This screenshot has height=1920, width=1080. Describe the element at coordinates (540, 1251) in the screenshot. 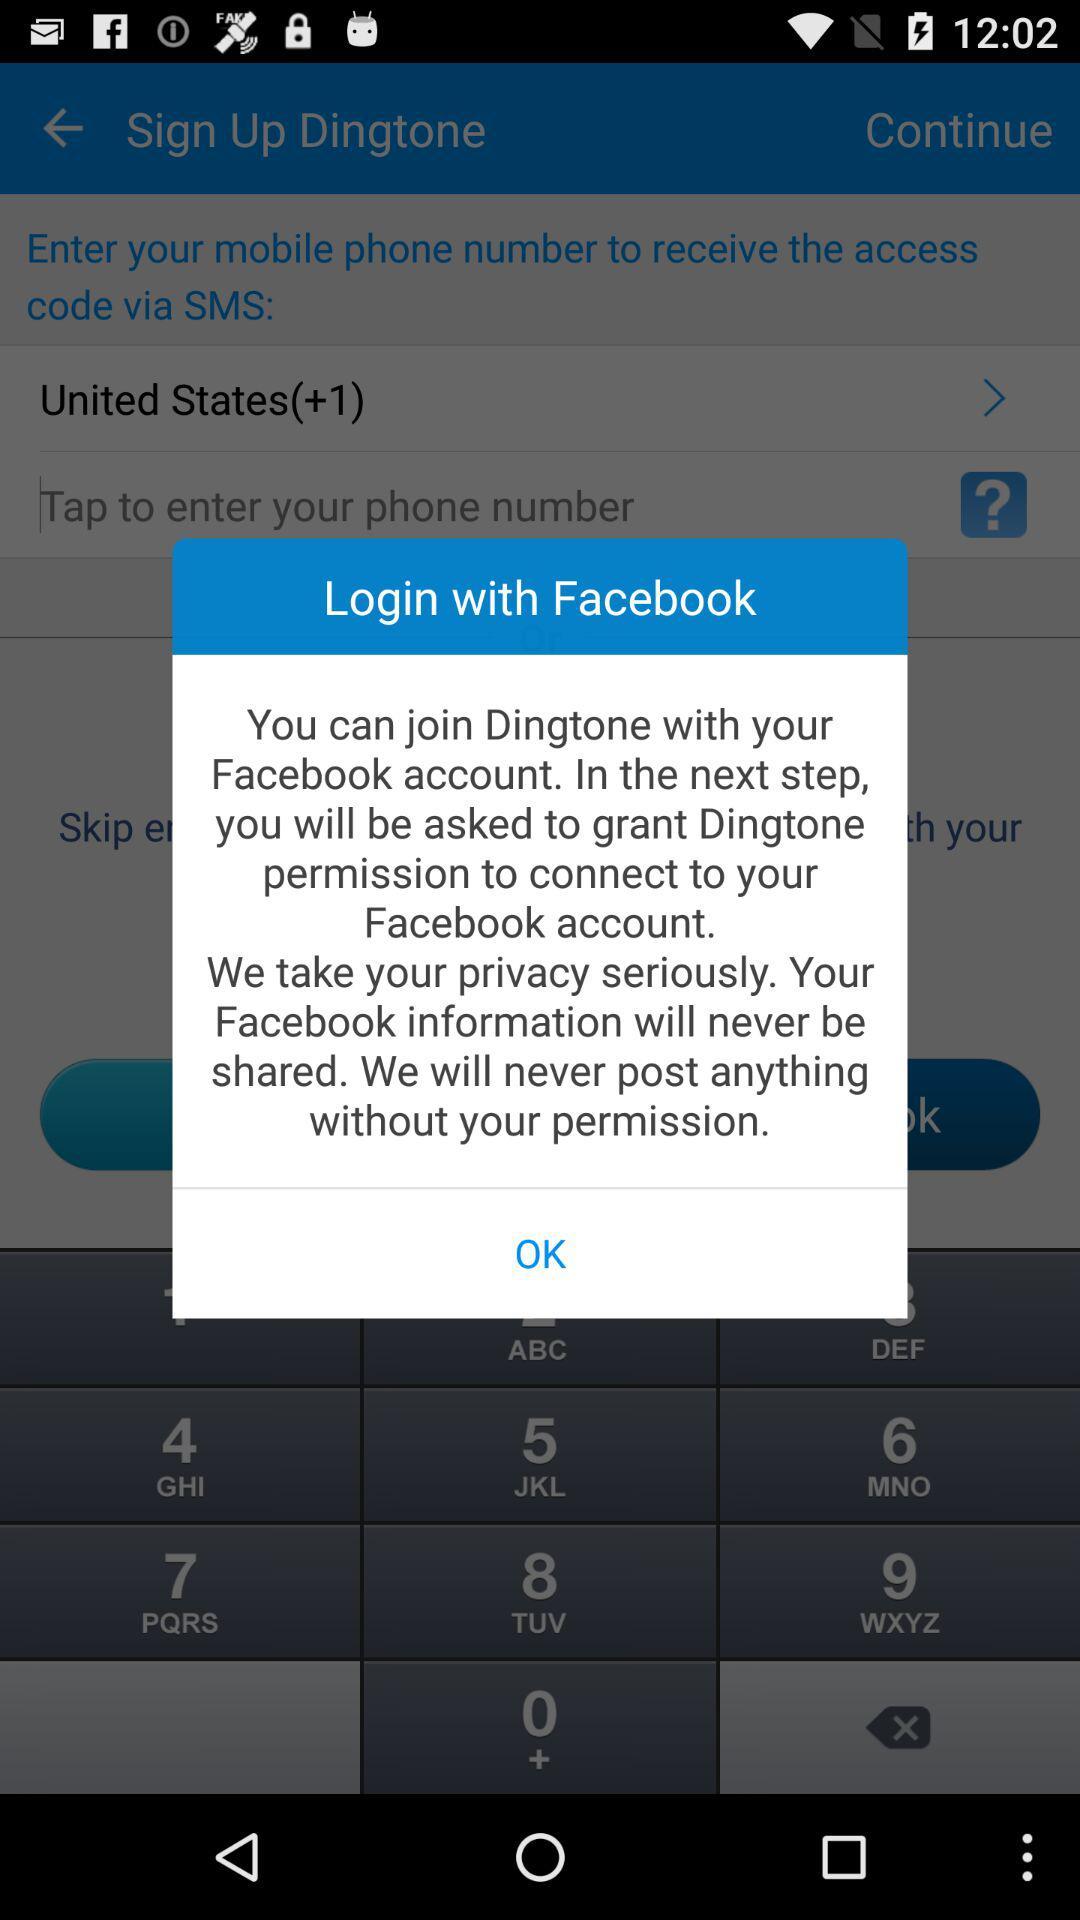

I see `ok icon` at that location.